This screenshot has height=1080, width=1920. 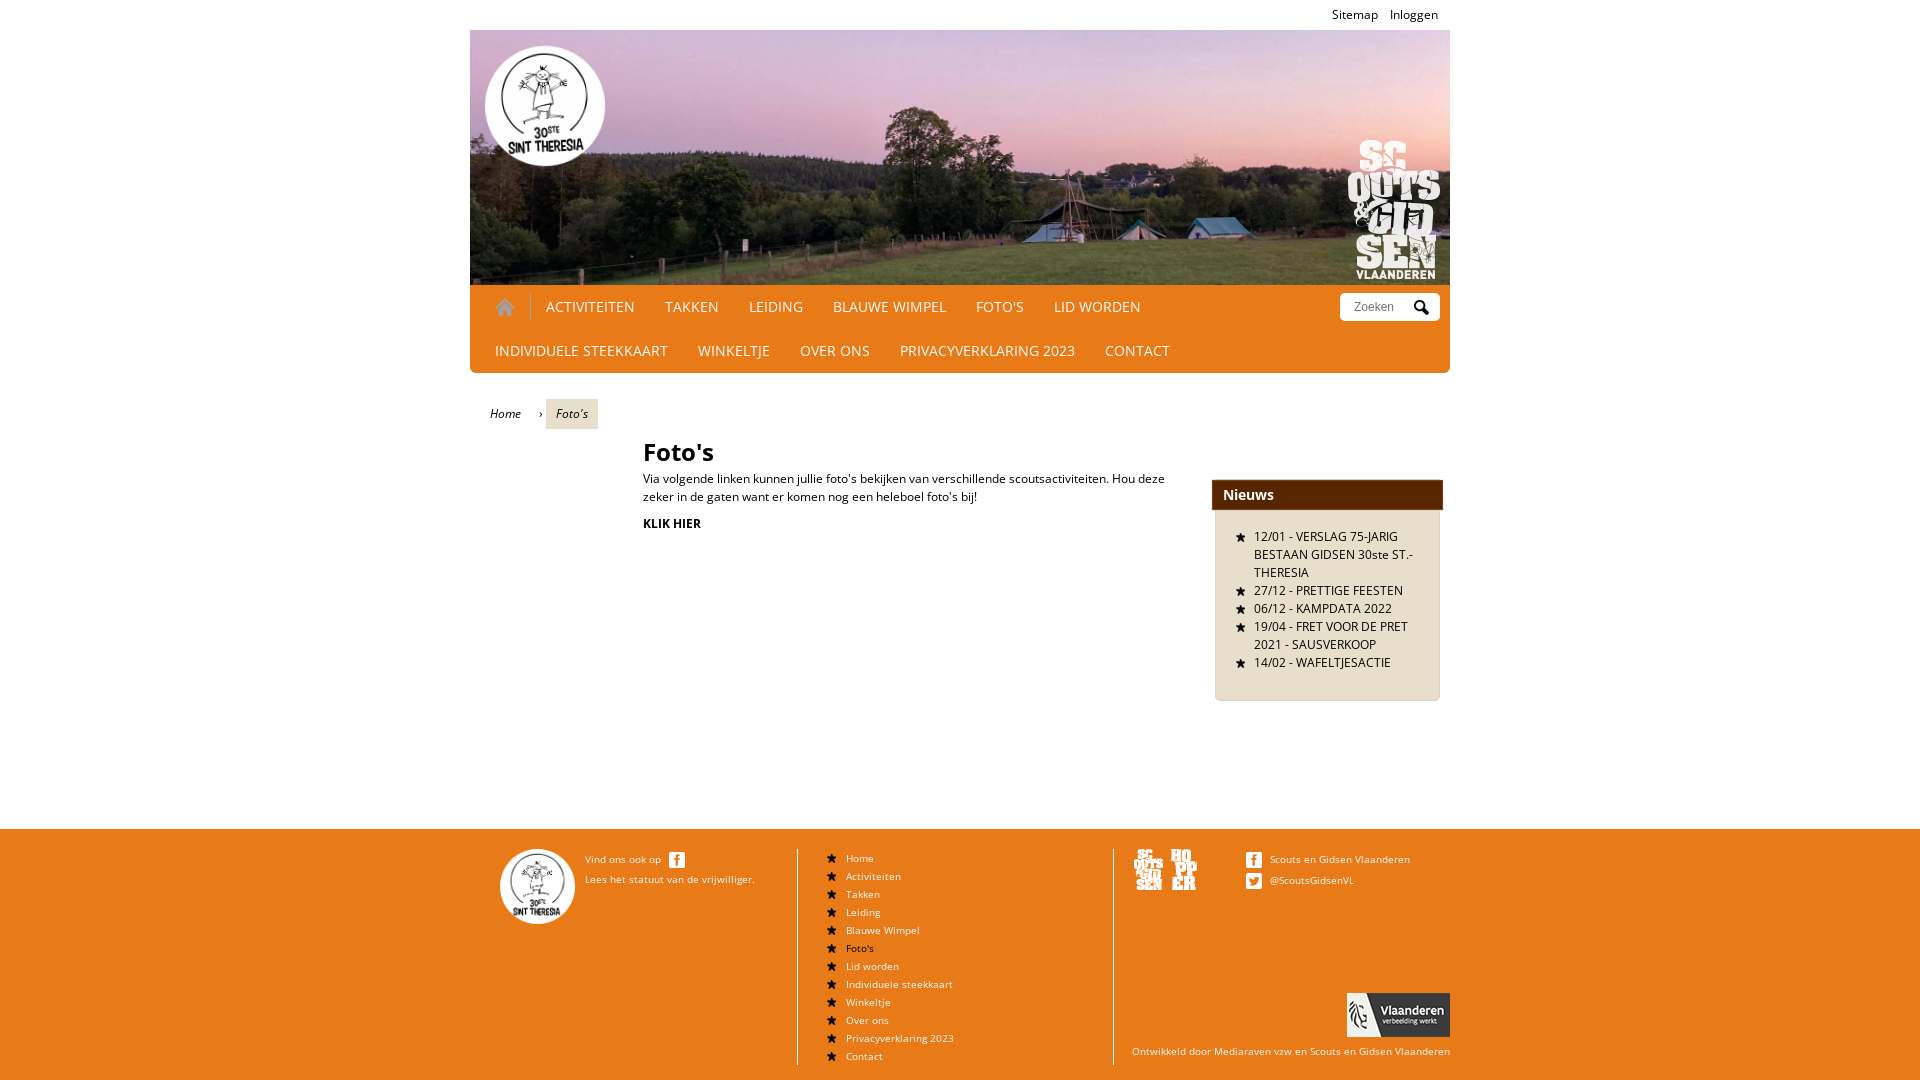 I want to click on 'Scouts & Gidsen Vlaanderen', so click(x=1148, y=868).